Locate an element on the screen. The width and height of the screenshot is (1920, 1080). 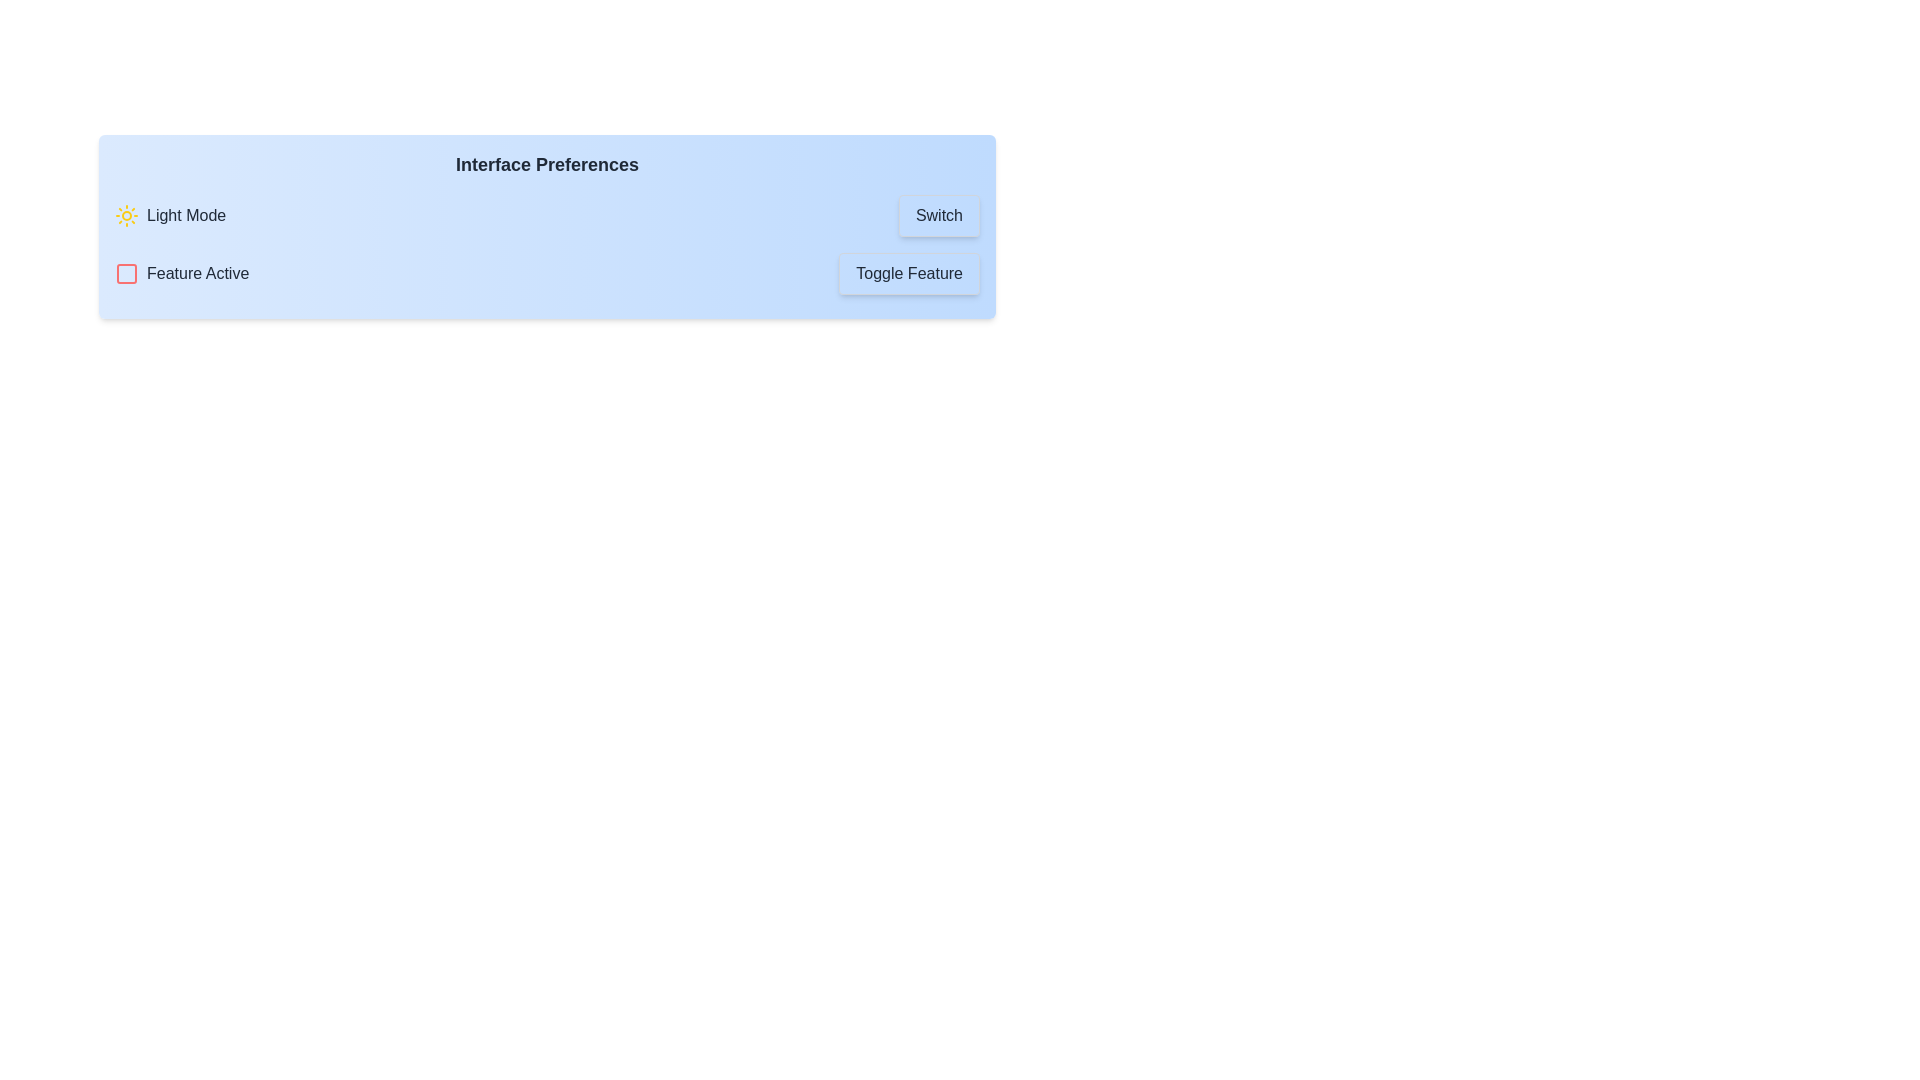
the 'Feature Active' icon located on the left side of the interface, under 'Light Mode' is located at coordinates (125, 273).